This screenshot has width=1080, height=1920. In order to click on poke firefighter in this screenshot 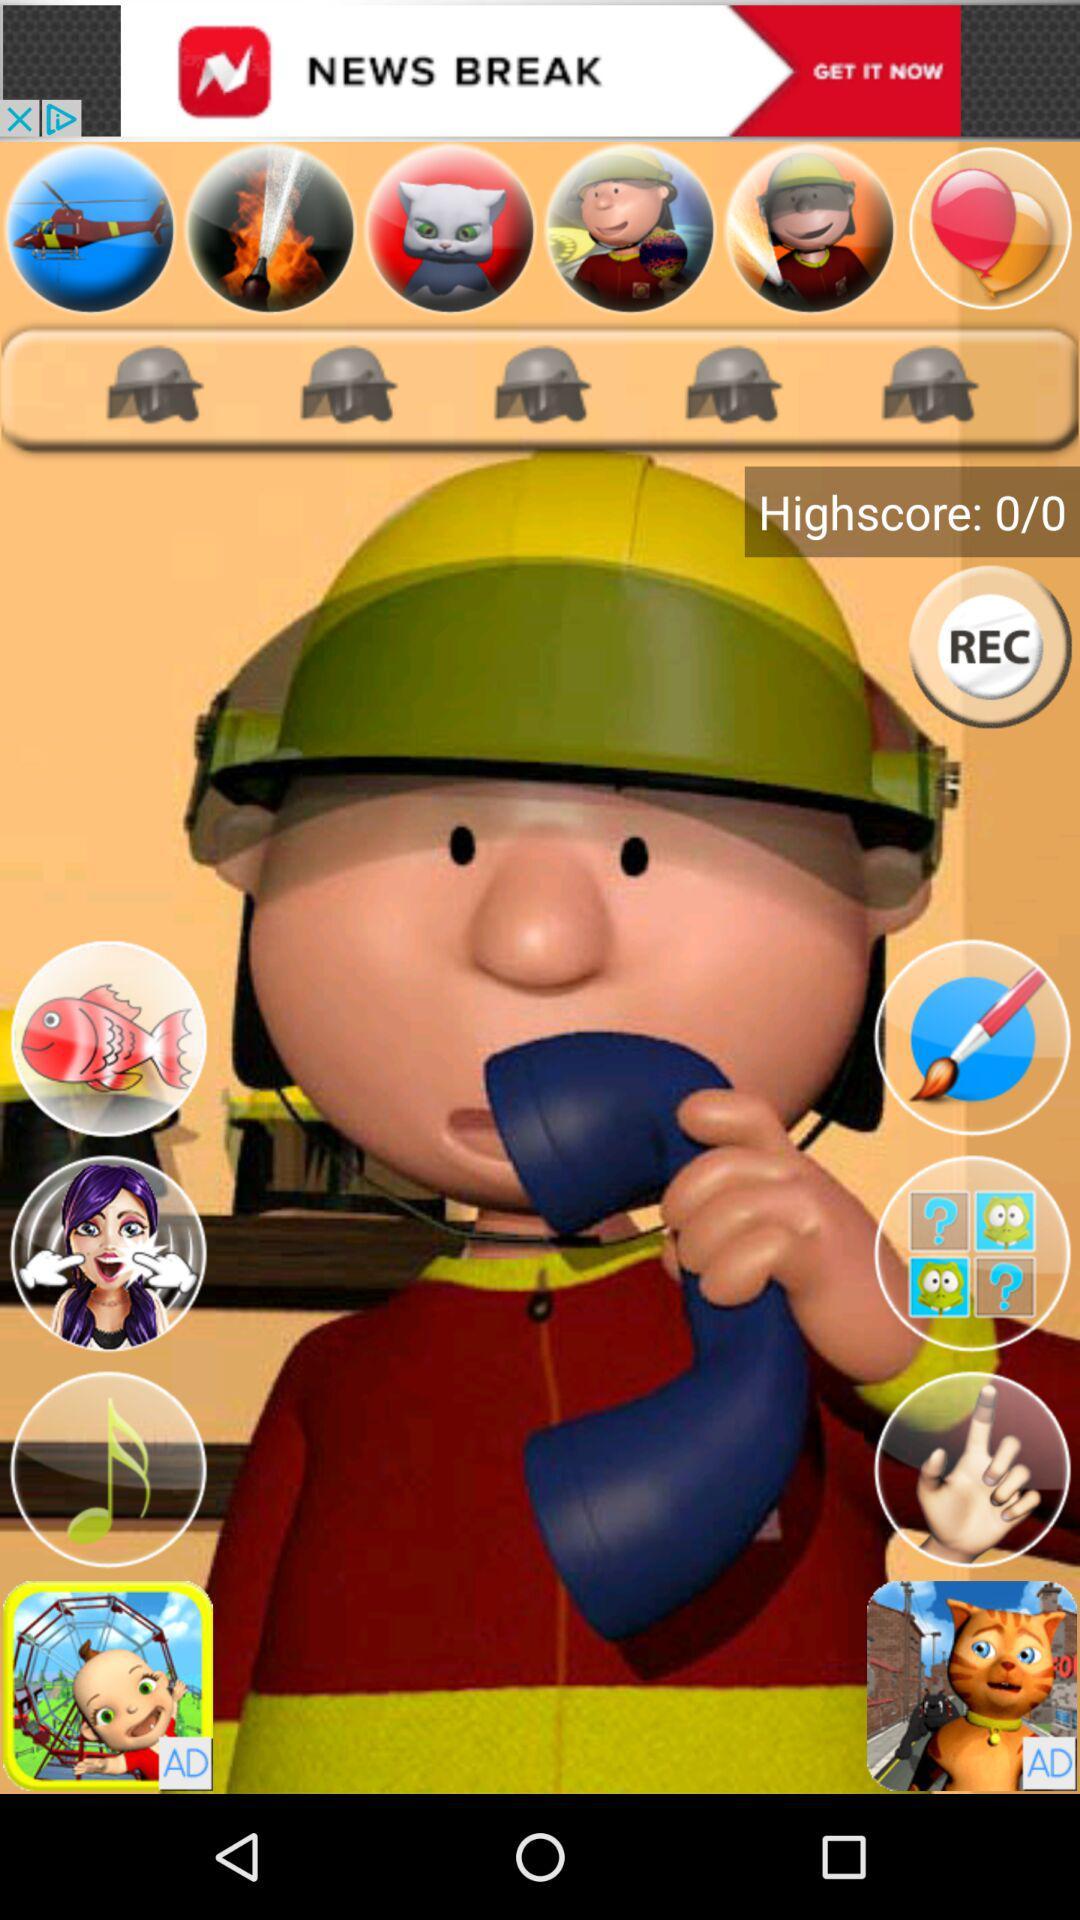, I will do `click(108, 1252)`.